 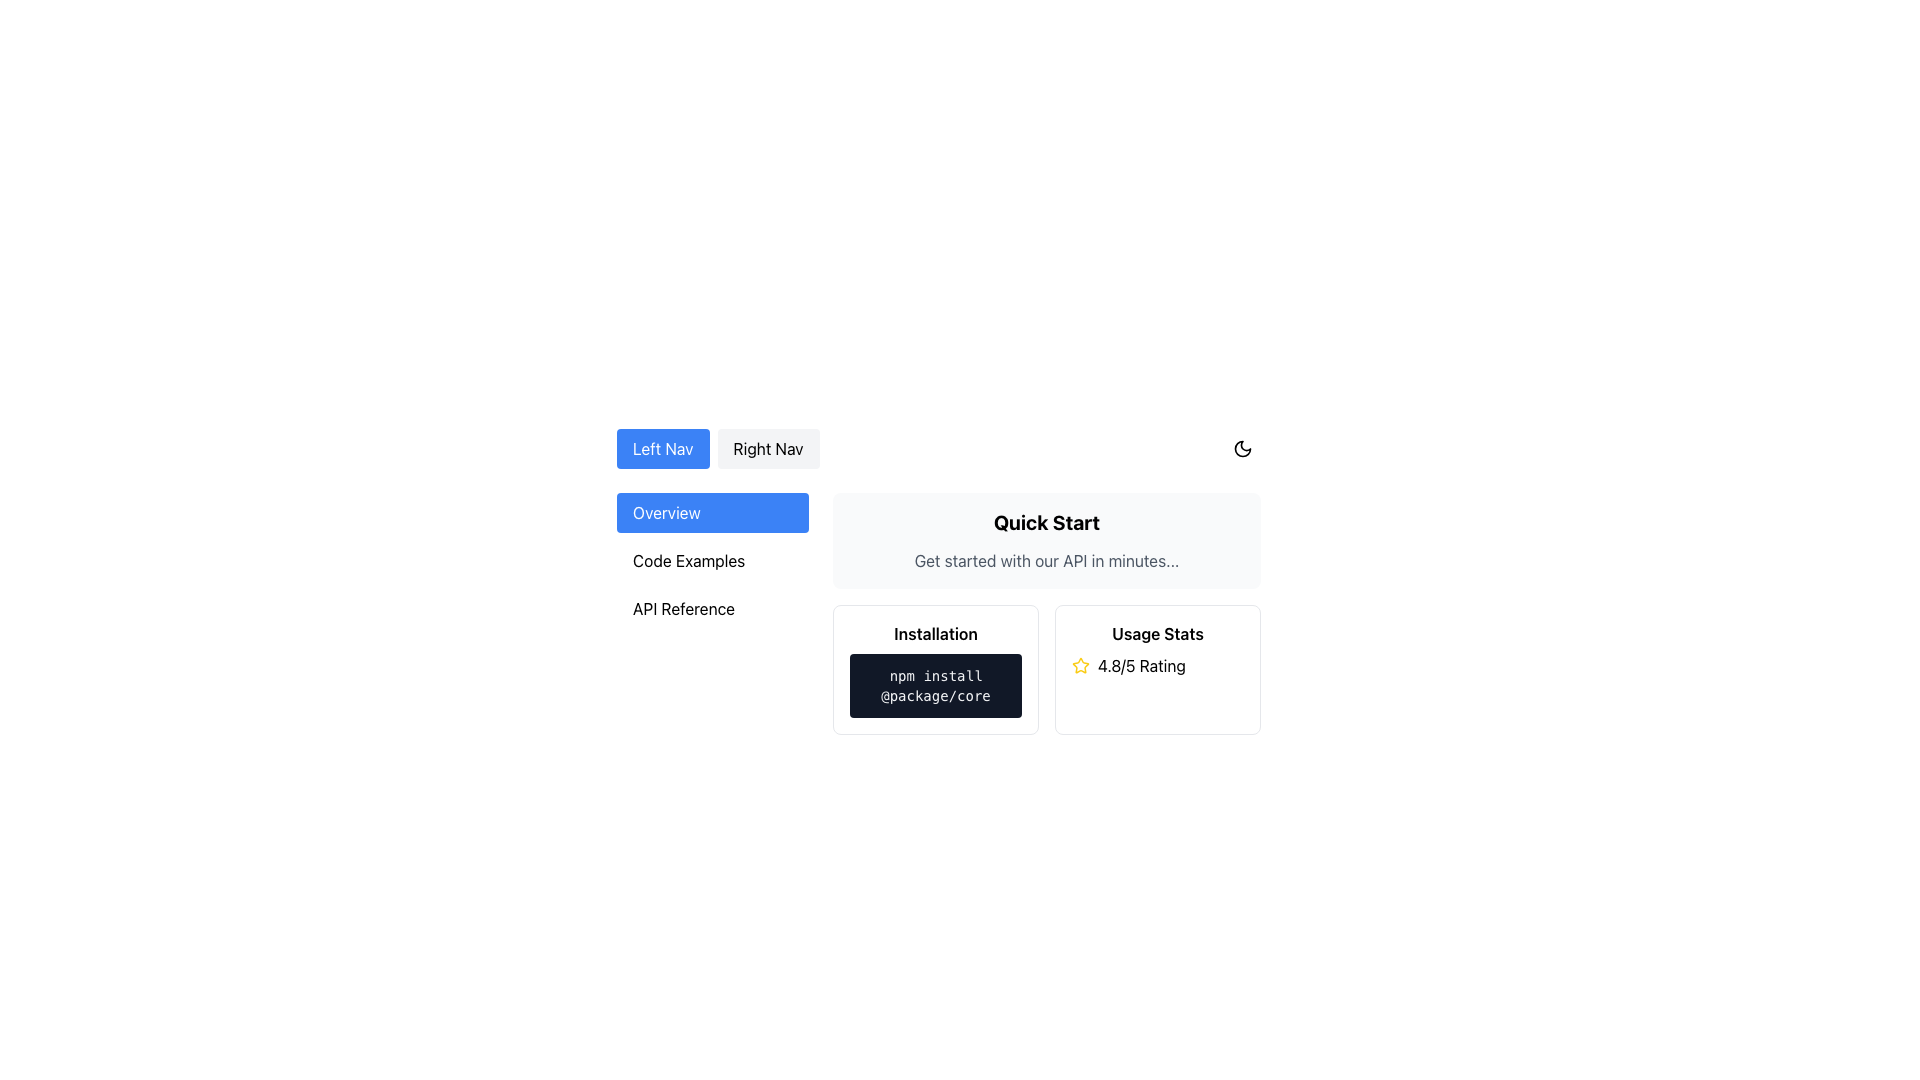 I want to click on the Informational card labeled 'Usage Stats' which is located in the 'Quick Start' section and is the second box in a horizontal group of elements, so click(x=1157, y=670).